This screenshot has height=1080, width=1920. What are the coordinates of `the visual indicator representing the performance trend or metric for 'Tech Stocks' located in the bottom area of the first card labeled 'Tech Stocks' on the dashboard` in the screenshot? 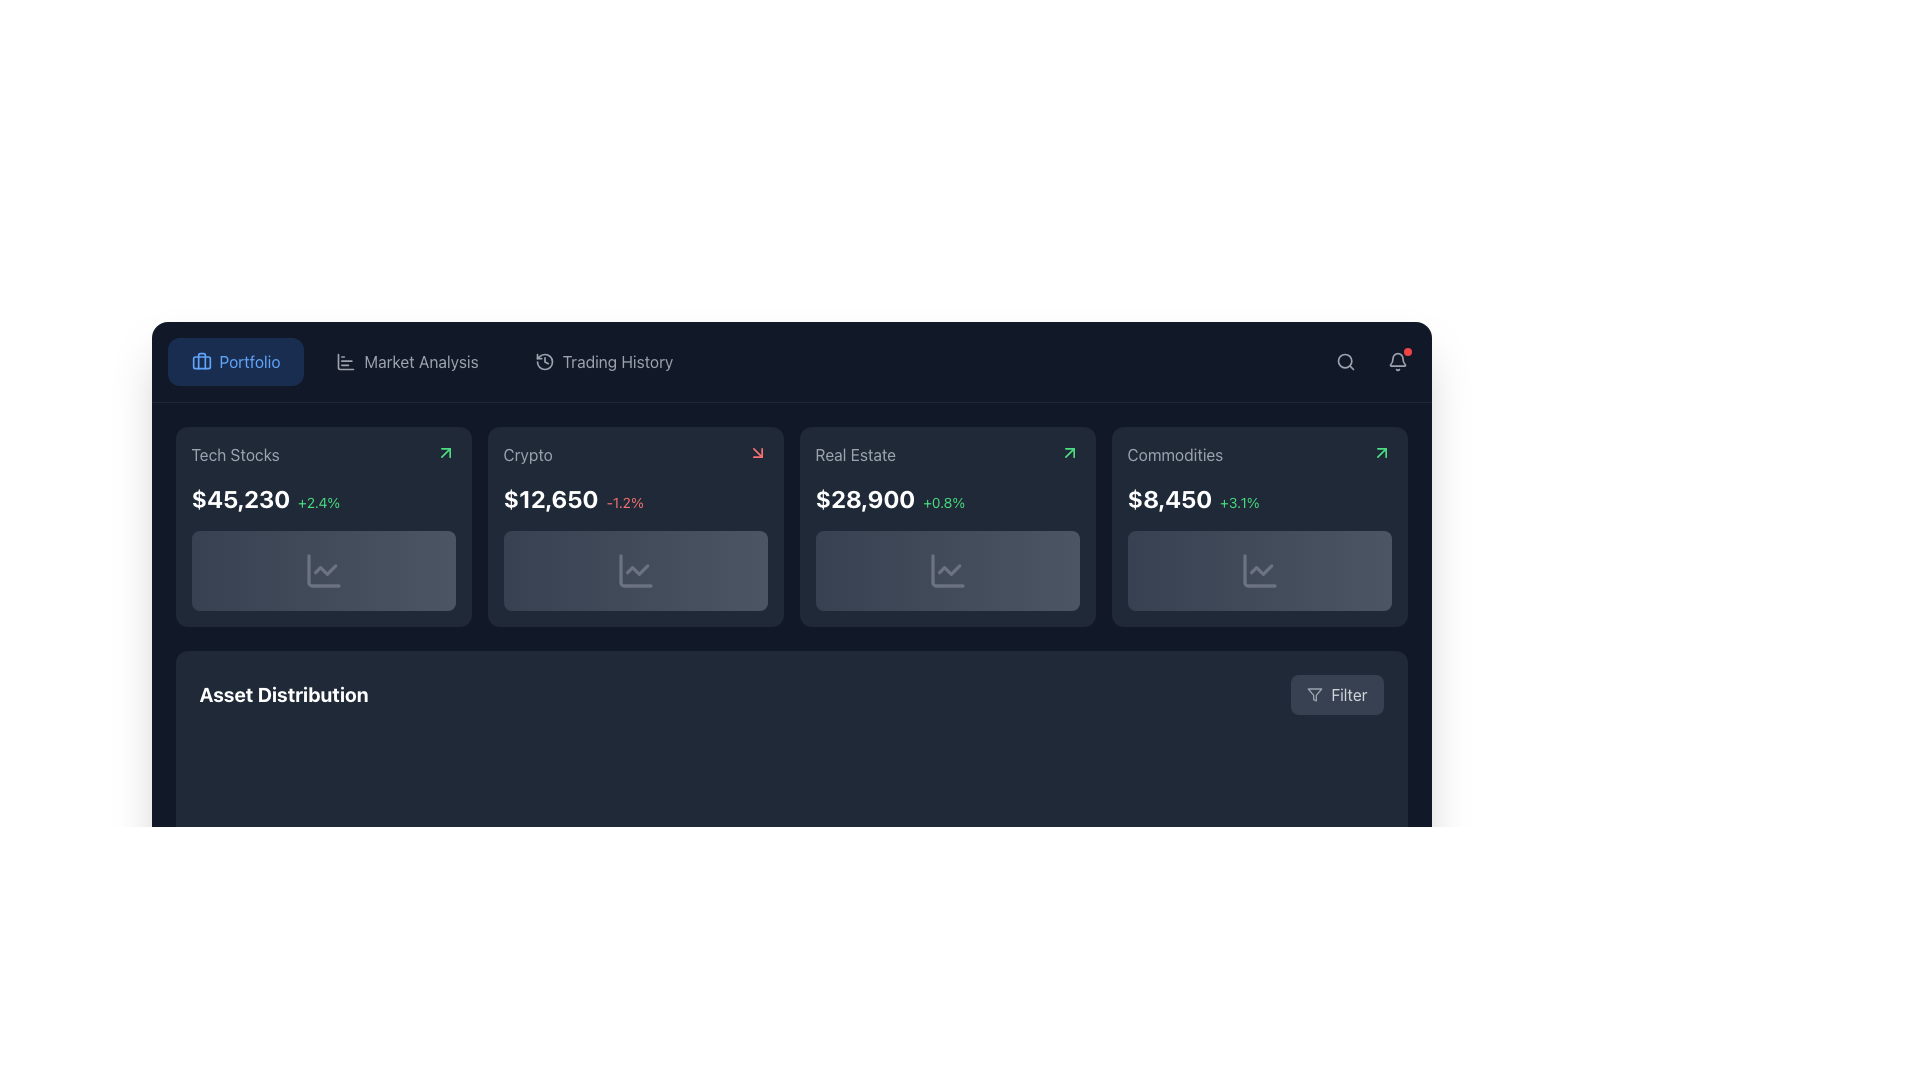 It's located at (323, 570).